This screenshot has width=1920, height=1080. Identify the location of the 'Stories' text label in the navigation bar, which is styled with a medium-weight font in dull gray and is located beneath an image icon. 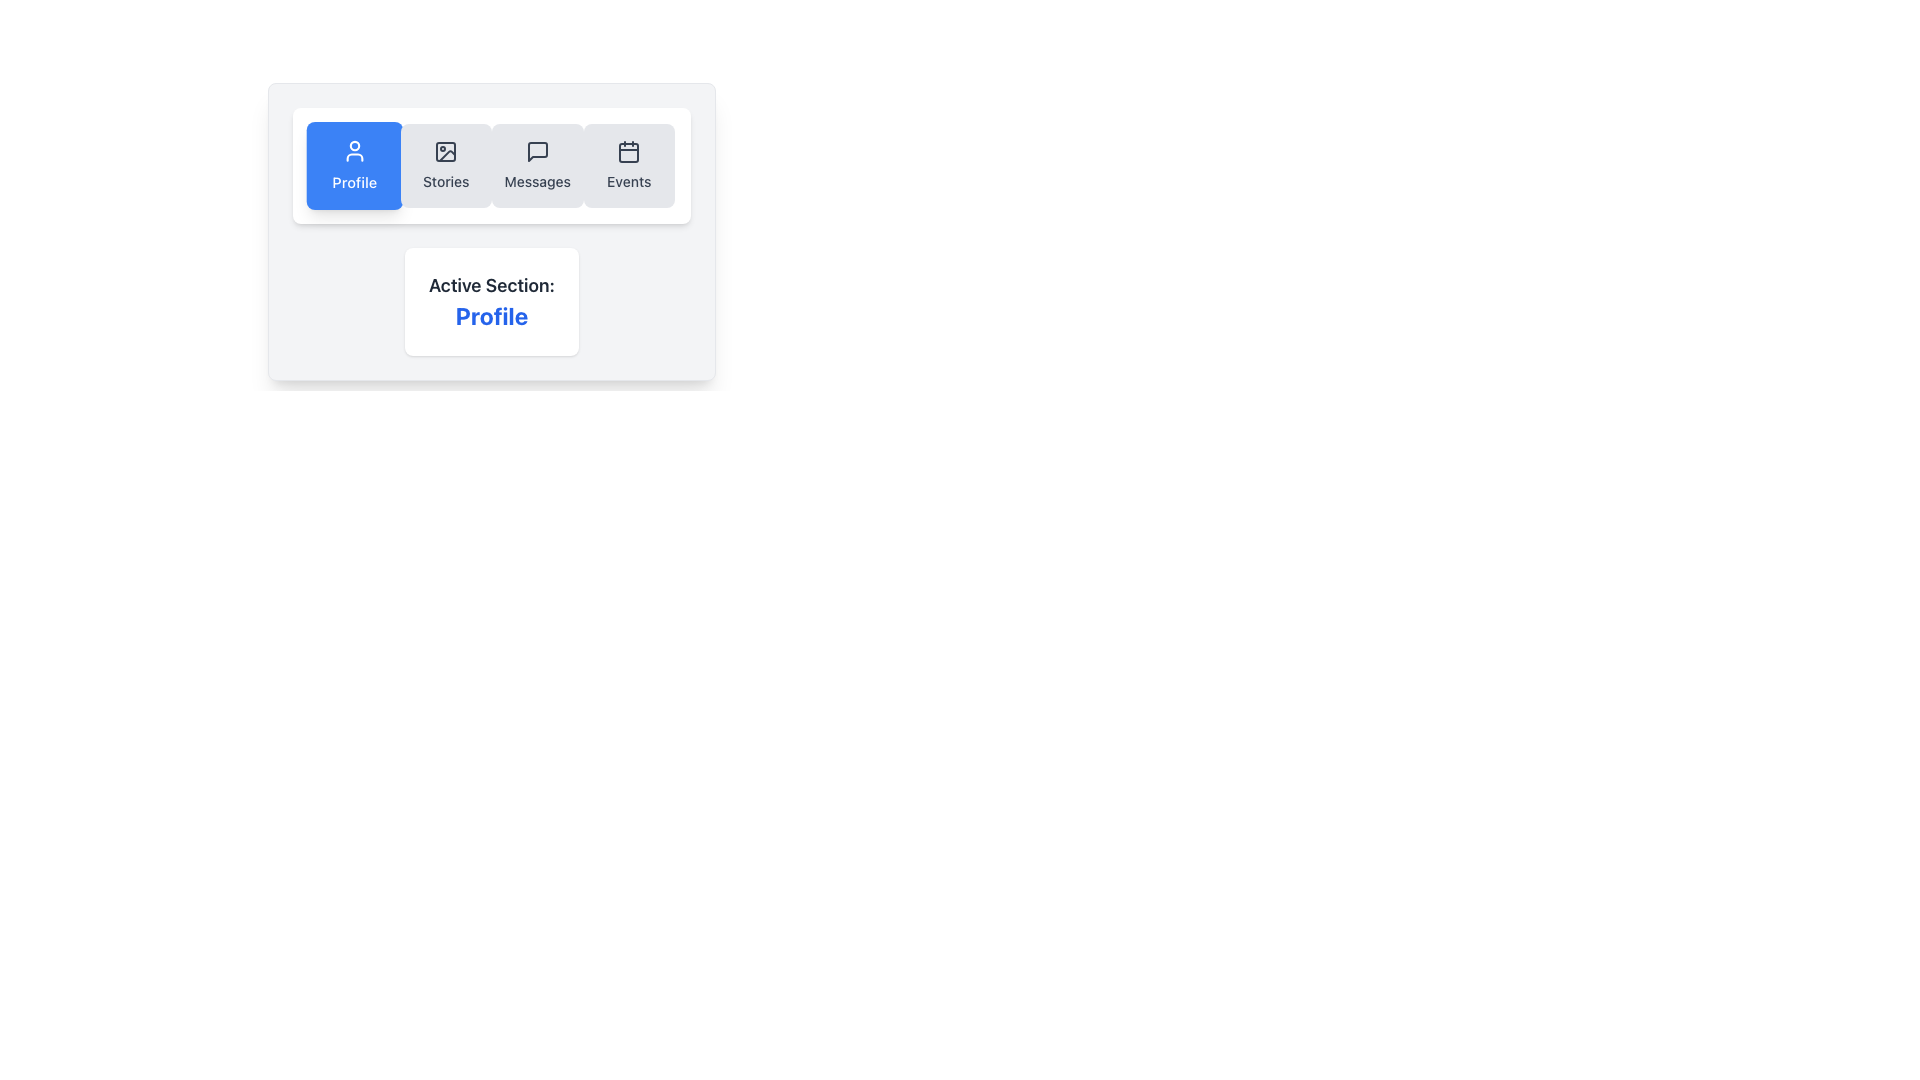
(445, 181).